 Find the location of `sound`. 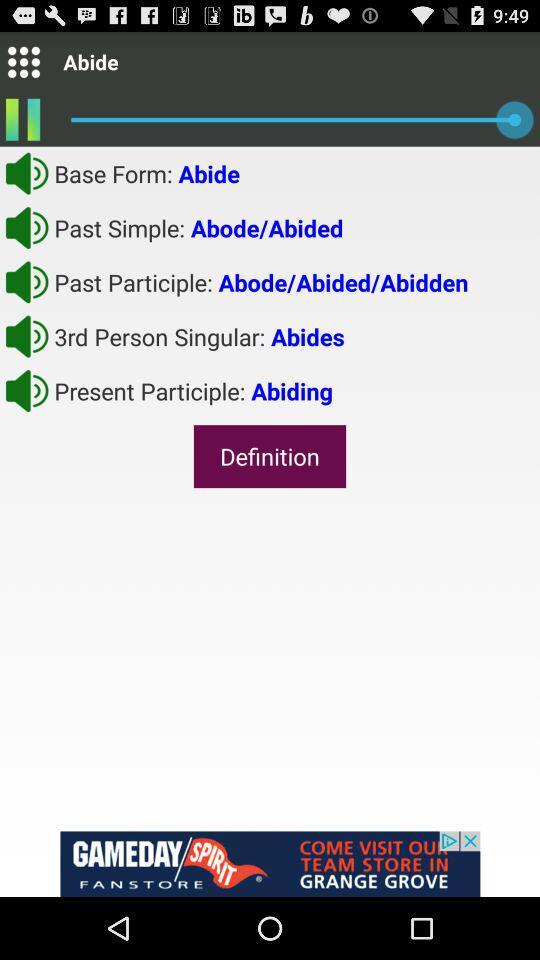

sound is located at coordinates (26, 172).